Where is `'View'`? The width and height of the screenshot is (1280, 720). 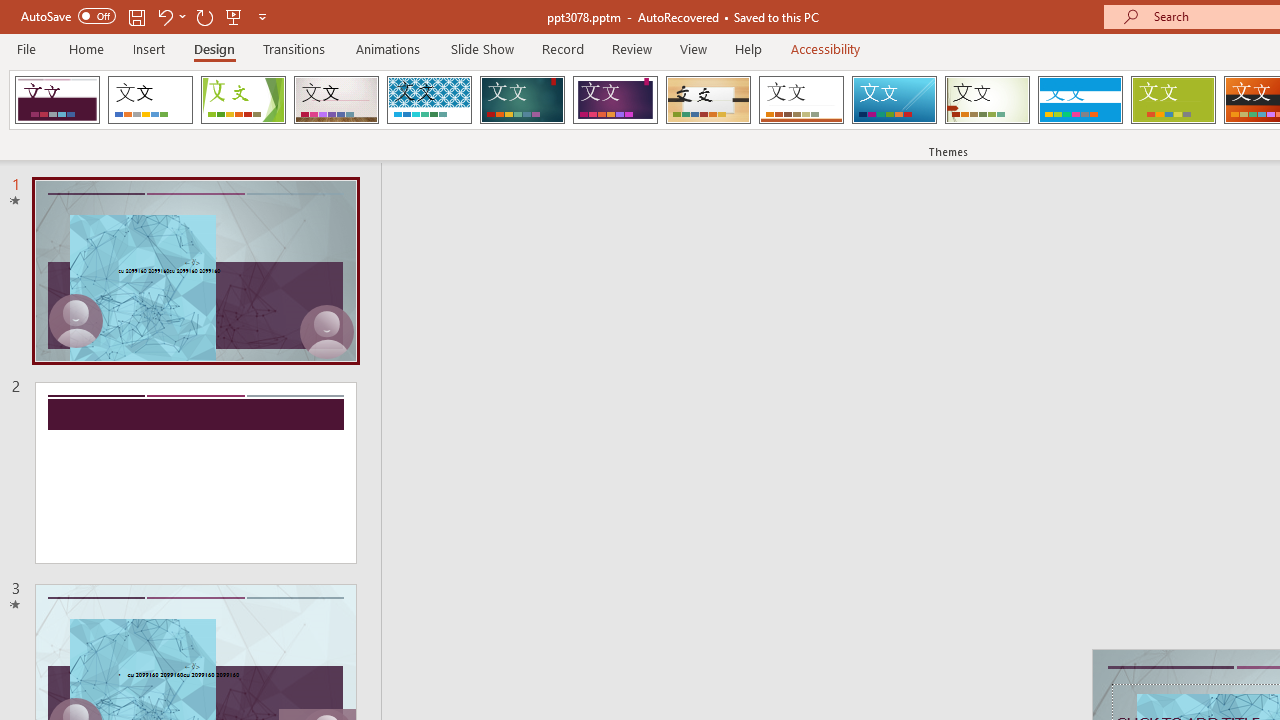
'View' is located at coordinates (693, 48).